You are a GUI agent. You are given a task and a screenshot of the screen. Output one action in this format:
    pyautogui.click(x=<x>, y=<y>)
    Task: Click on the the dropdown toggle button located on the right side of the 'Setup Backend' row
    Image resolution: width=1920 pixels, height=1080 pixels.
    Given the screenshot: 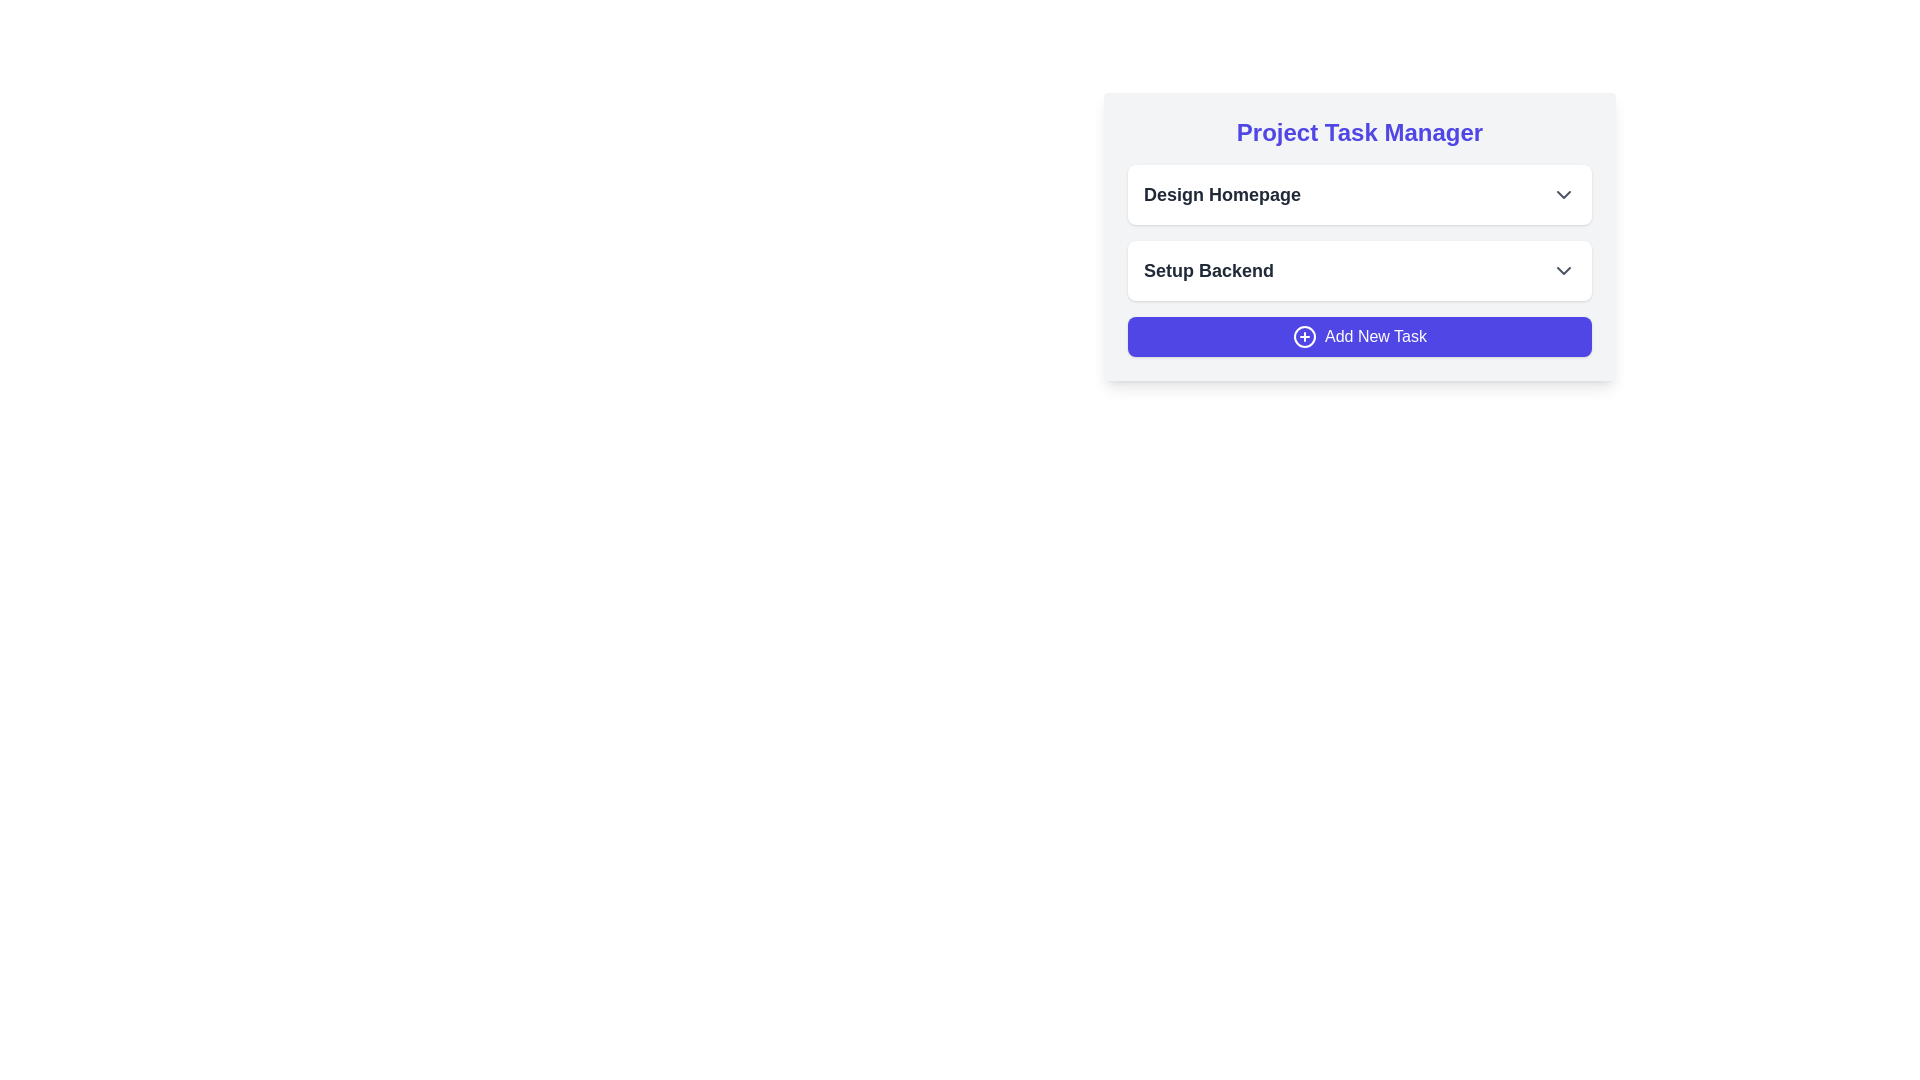 What is the action you would take?
    pyautogui.click(x=1563, y=270)
    